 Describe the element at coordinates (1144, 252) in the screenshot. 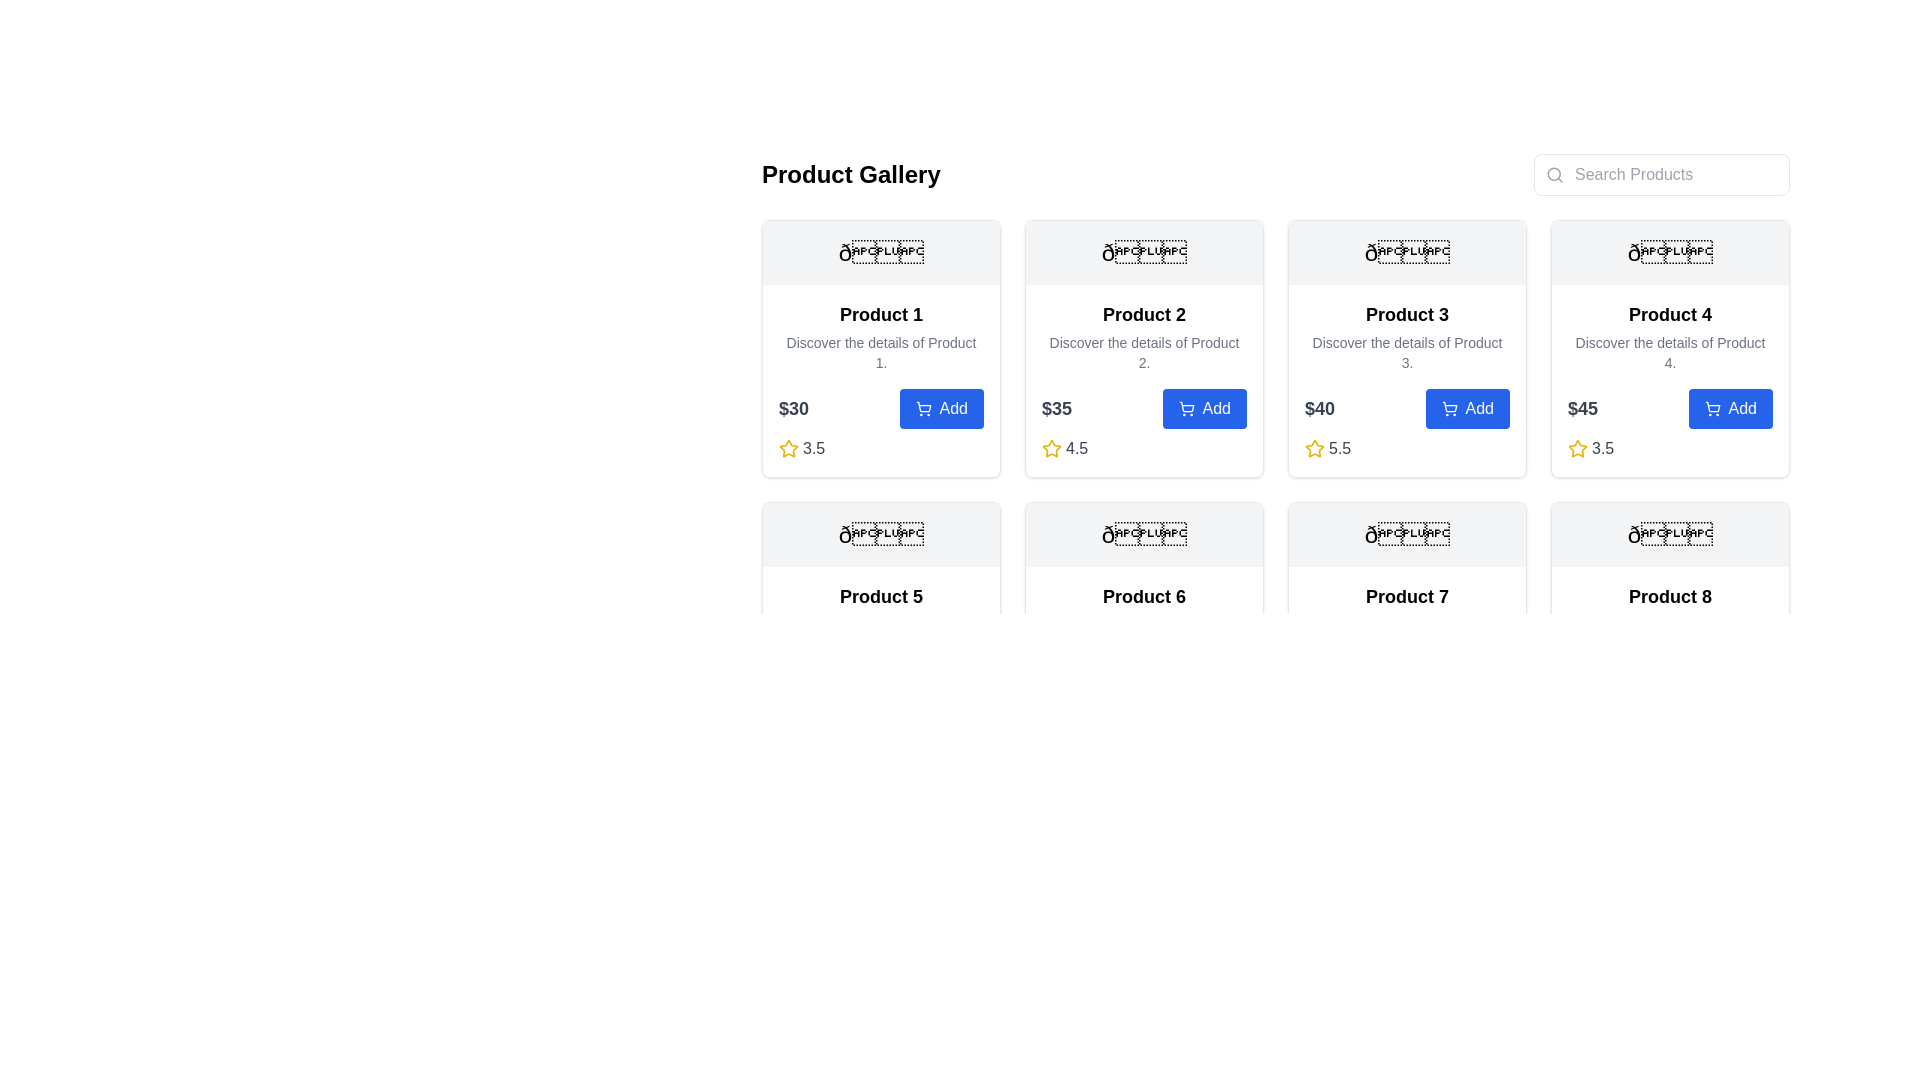

I see `the decorative emblem or icon located at the top center of the 'Product 2' card, which features a design on a light gray background` at that location.